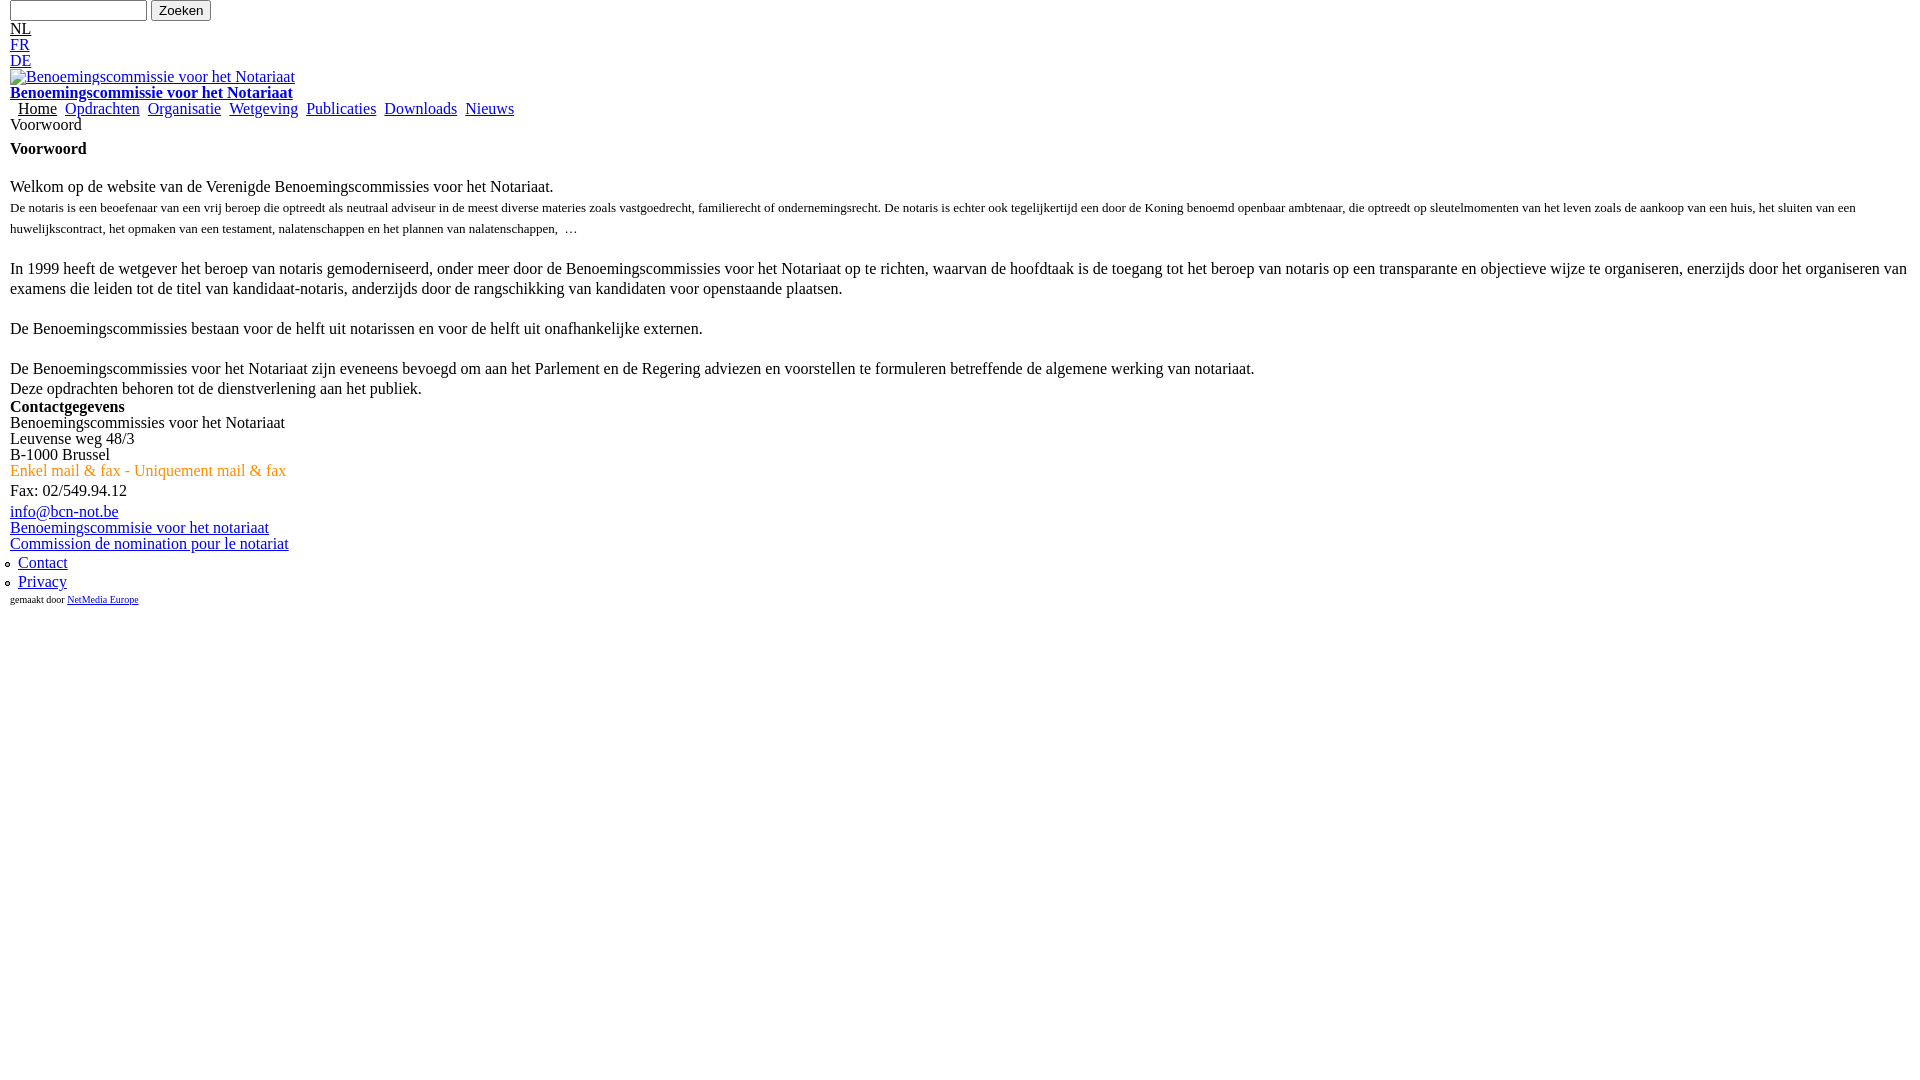 This screenshot has height=1080, width=1920. I want to click on 'NetMedia Europe', so click(101, 598).